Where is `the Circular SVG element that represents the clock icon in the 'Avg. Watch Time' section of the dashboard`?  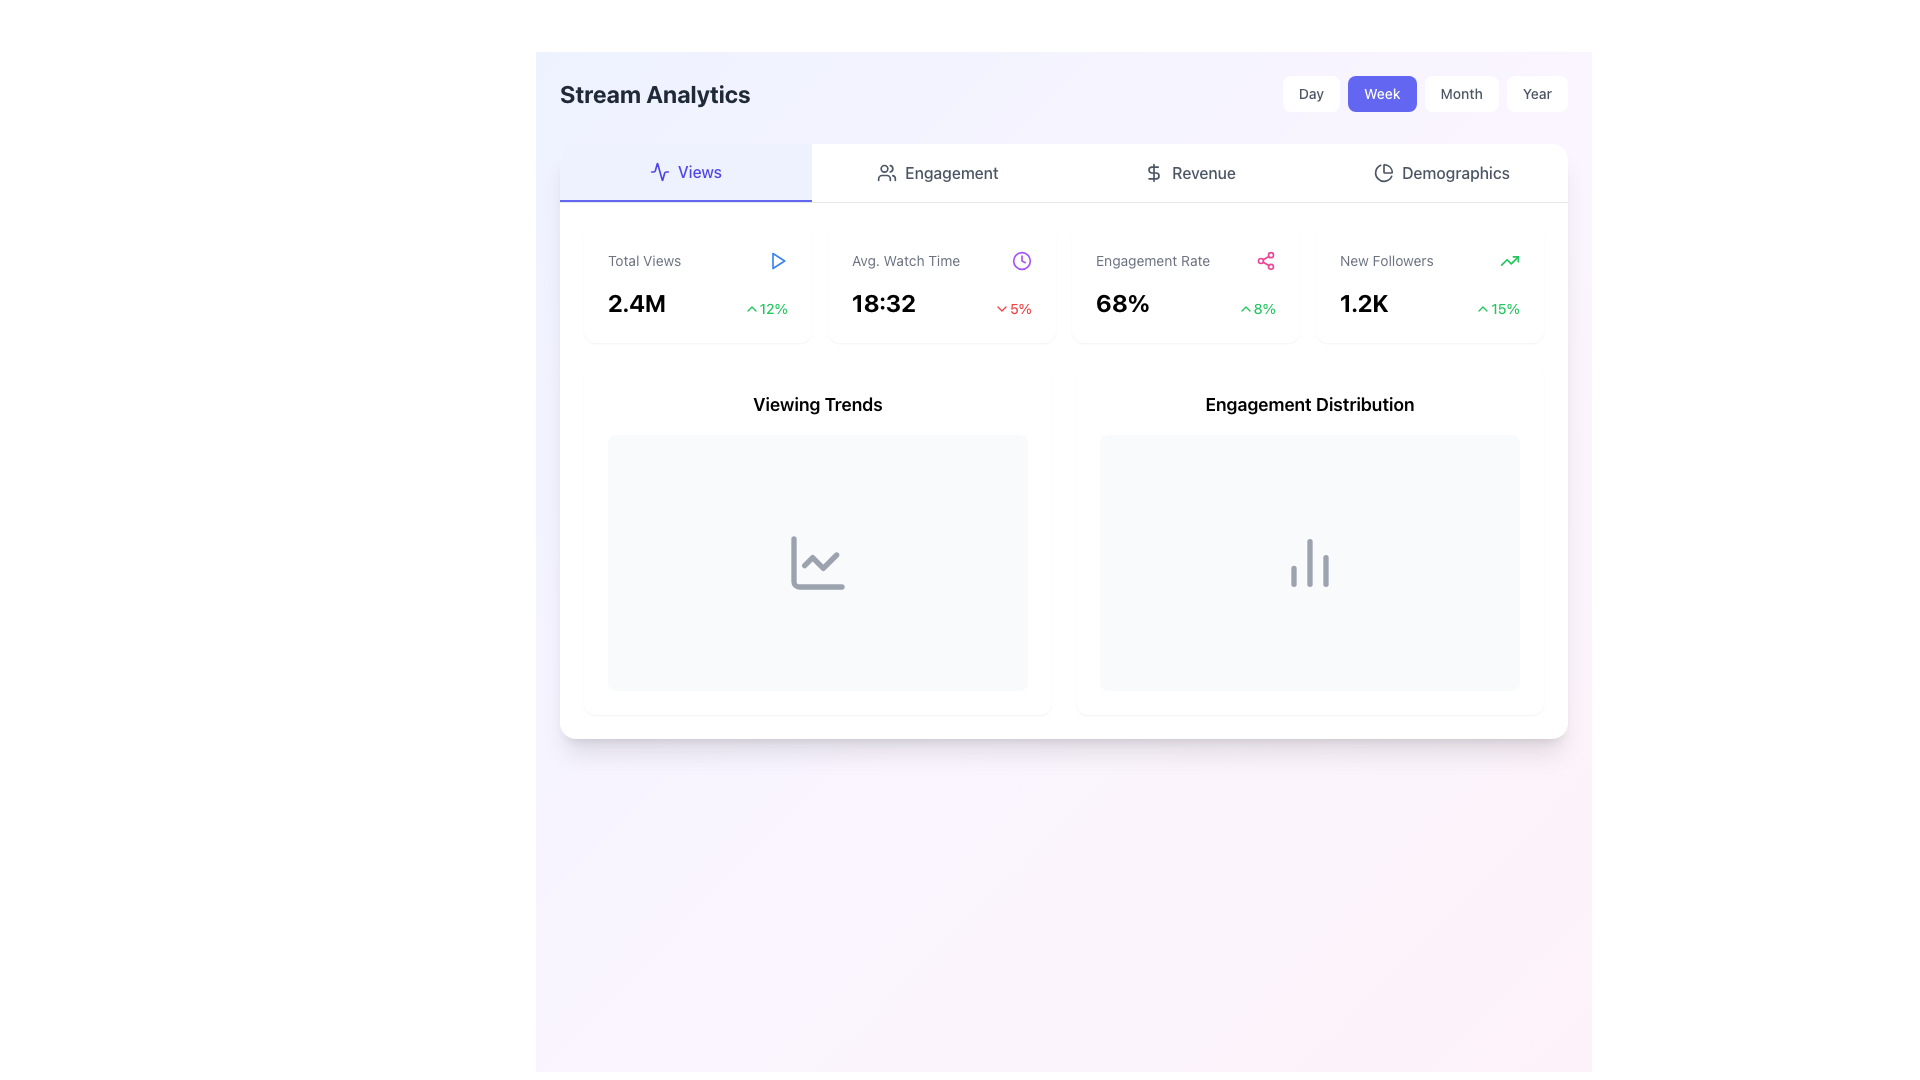
the Circular SVG element that represents the clock icon in the 'Avg. Watch Time' section of the dashboard is located at coordinates (1022, 260).